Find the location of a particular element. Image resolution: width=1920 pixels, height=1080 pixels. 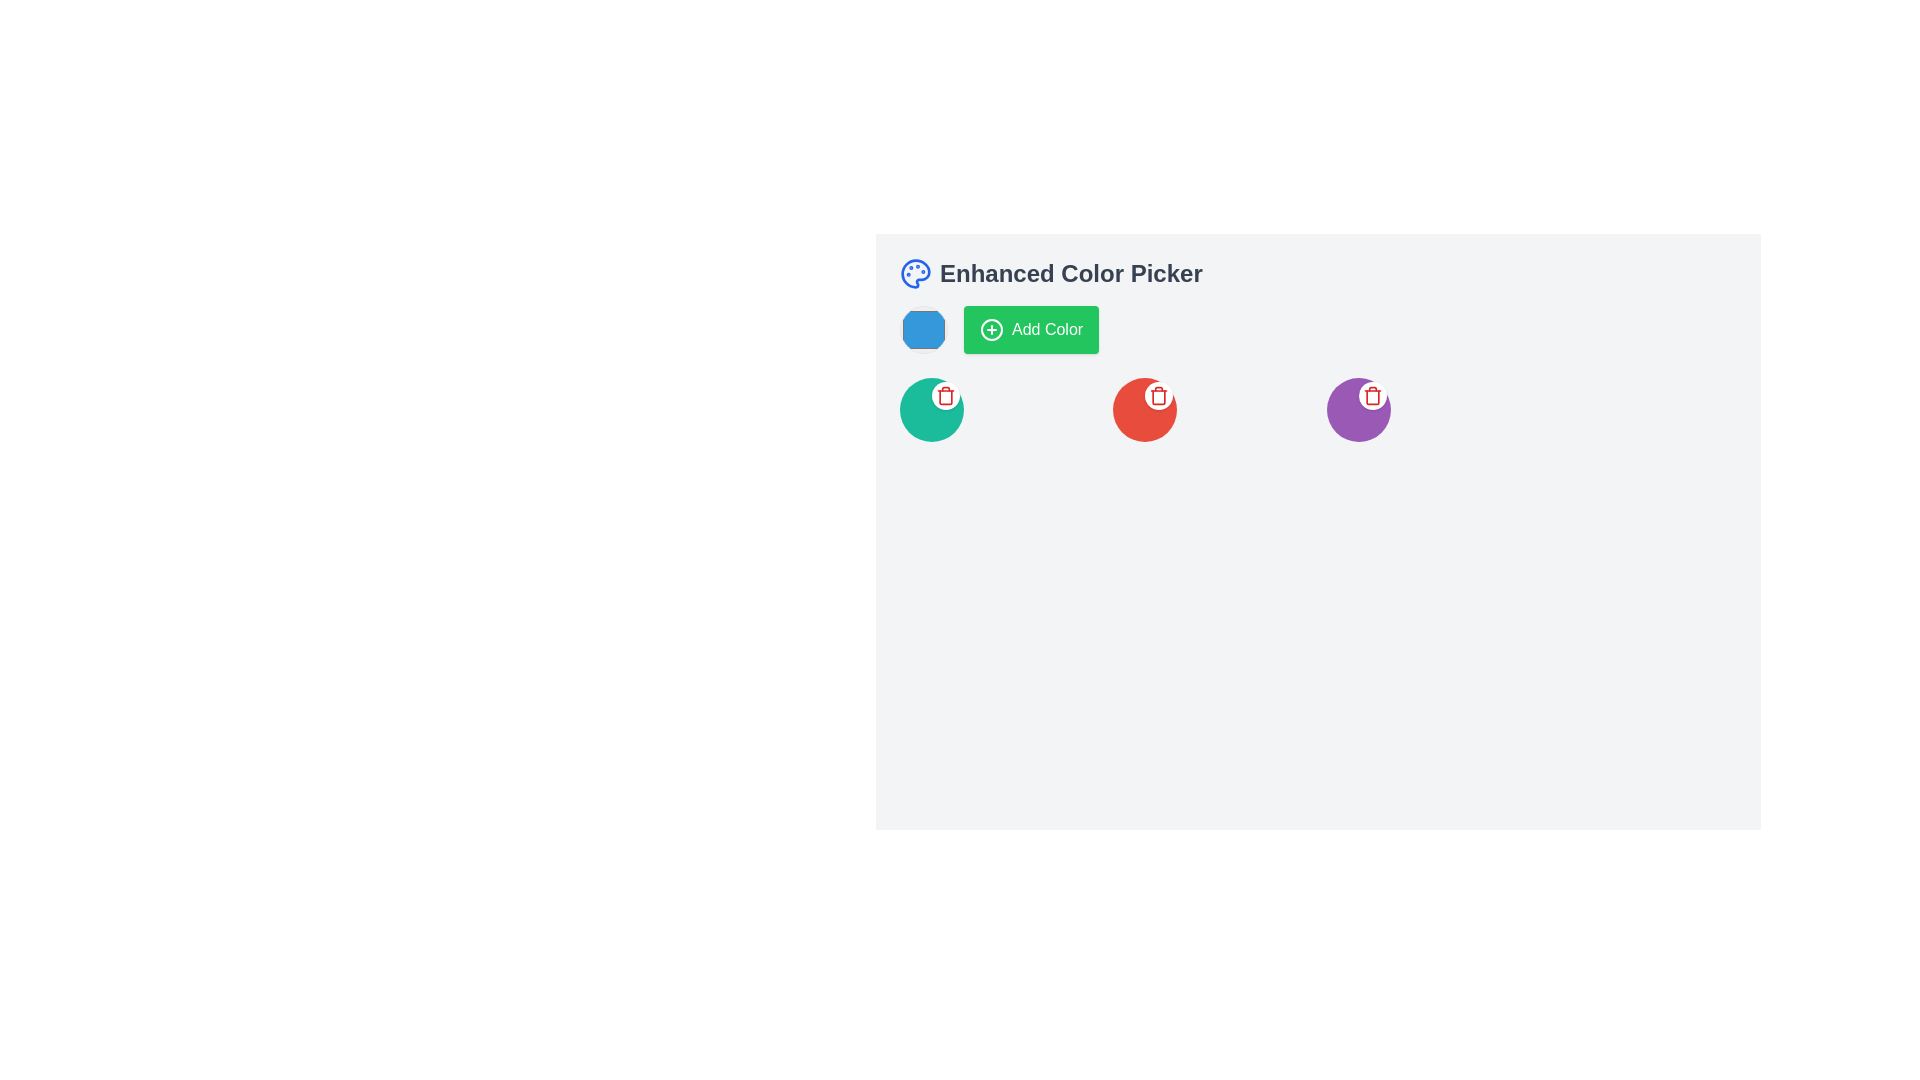

the circular blue button located to the left of the 'Add Color' green button in the Enhanced Color Picker interface to interact with the color selection is located at coordinates (923, 329).